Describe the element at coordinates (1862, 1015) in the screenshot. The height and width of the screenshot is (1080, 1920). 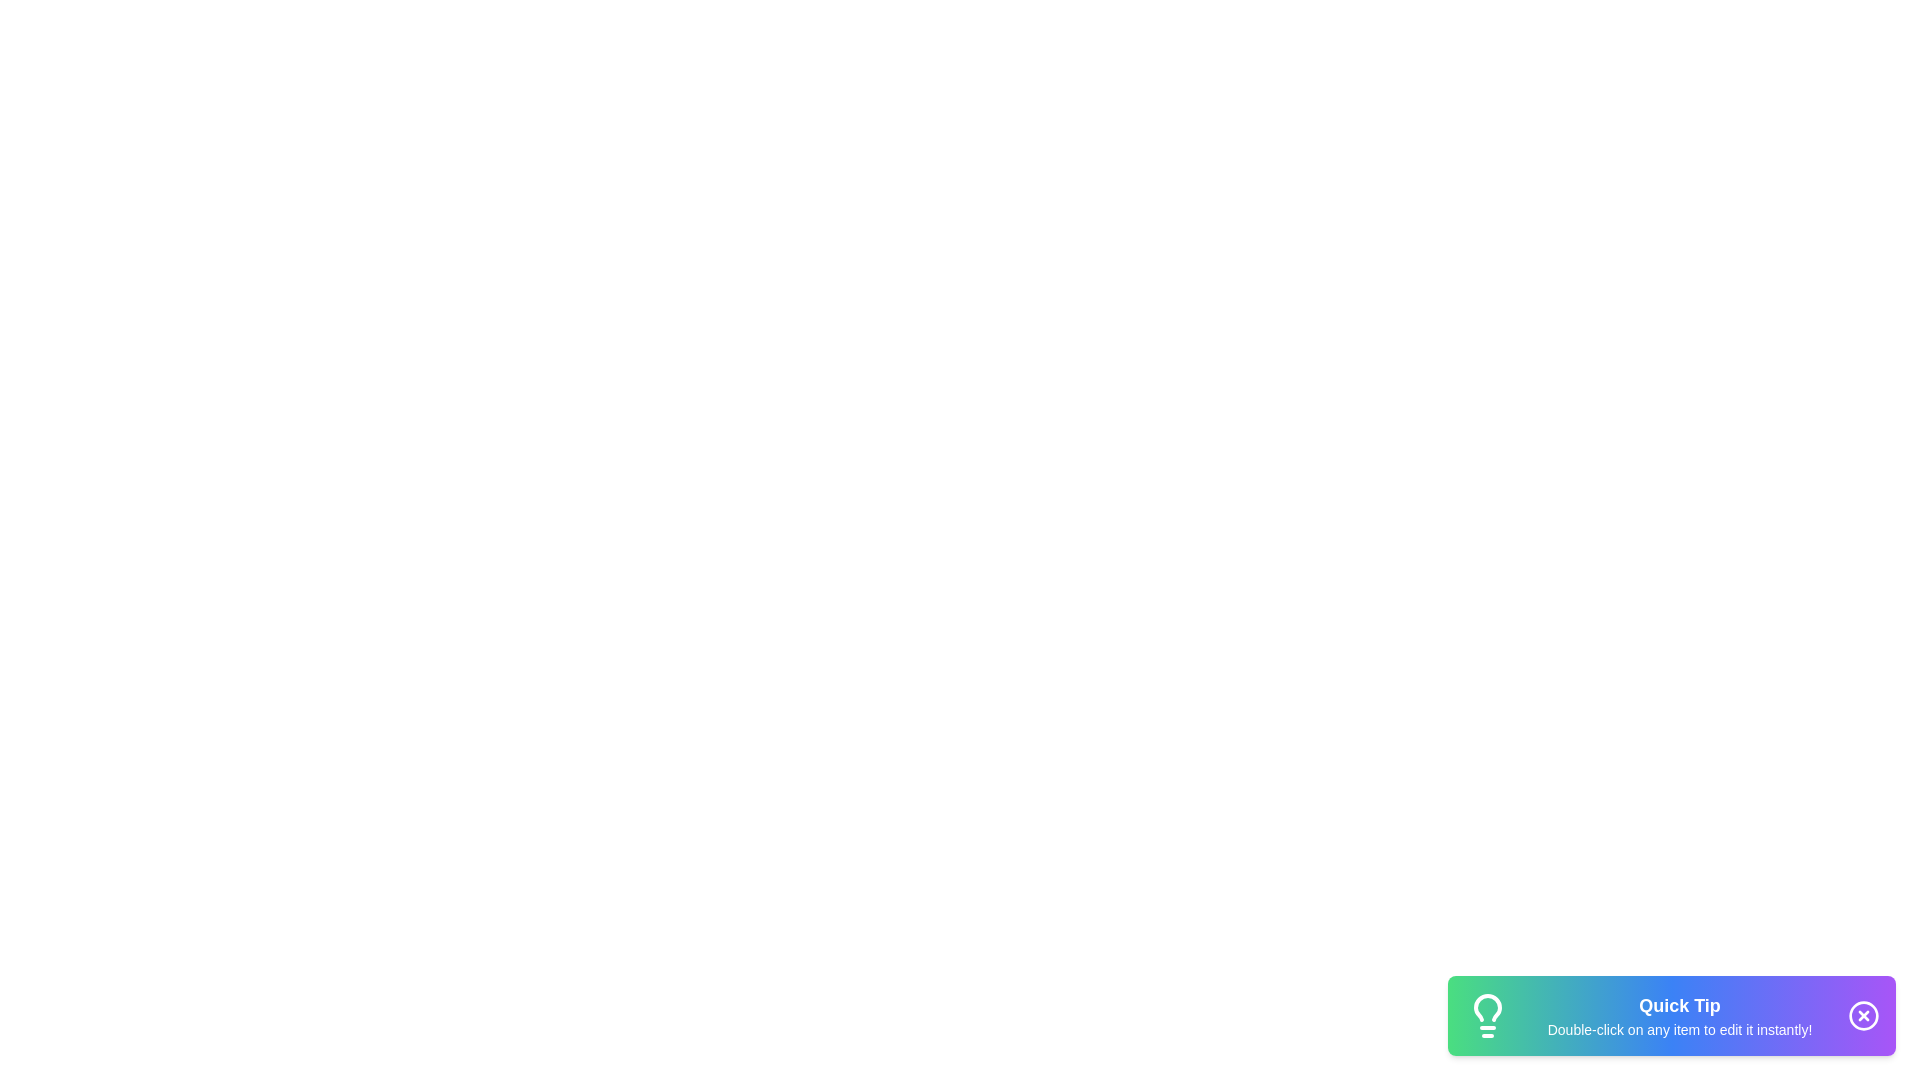
I see `close button to hide the snackbar` at that location.